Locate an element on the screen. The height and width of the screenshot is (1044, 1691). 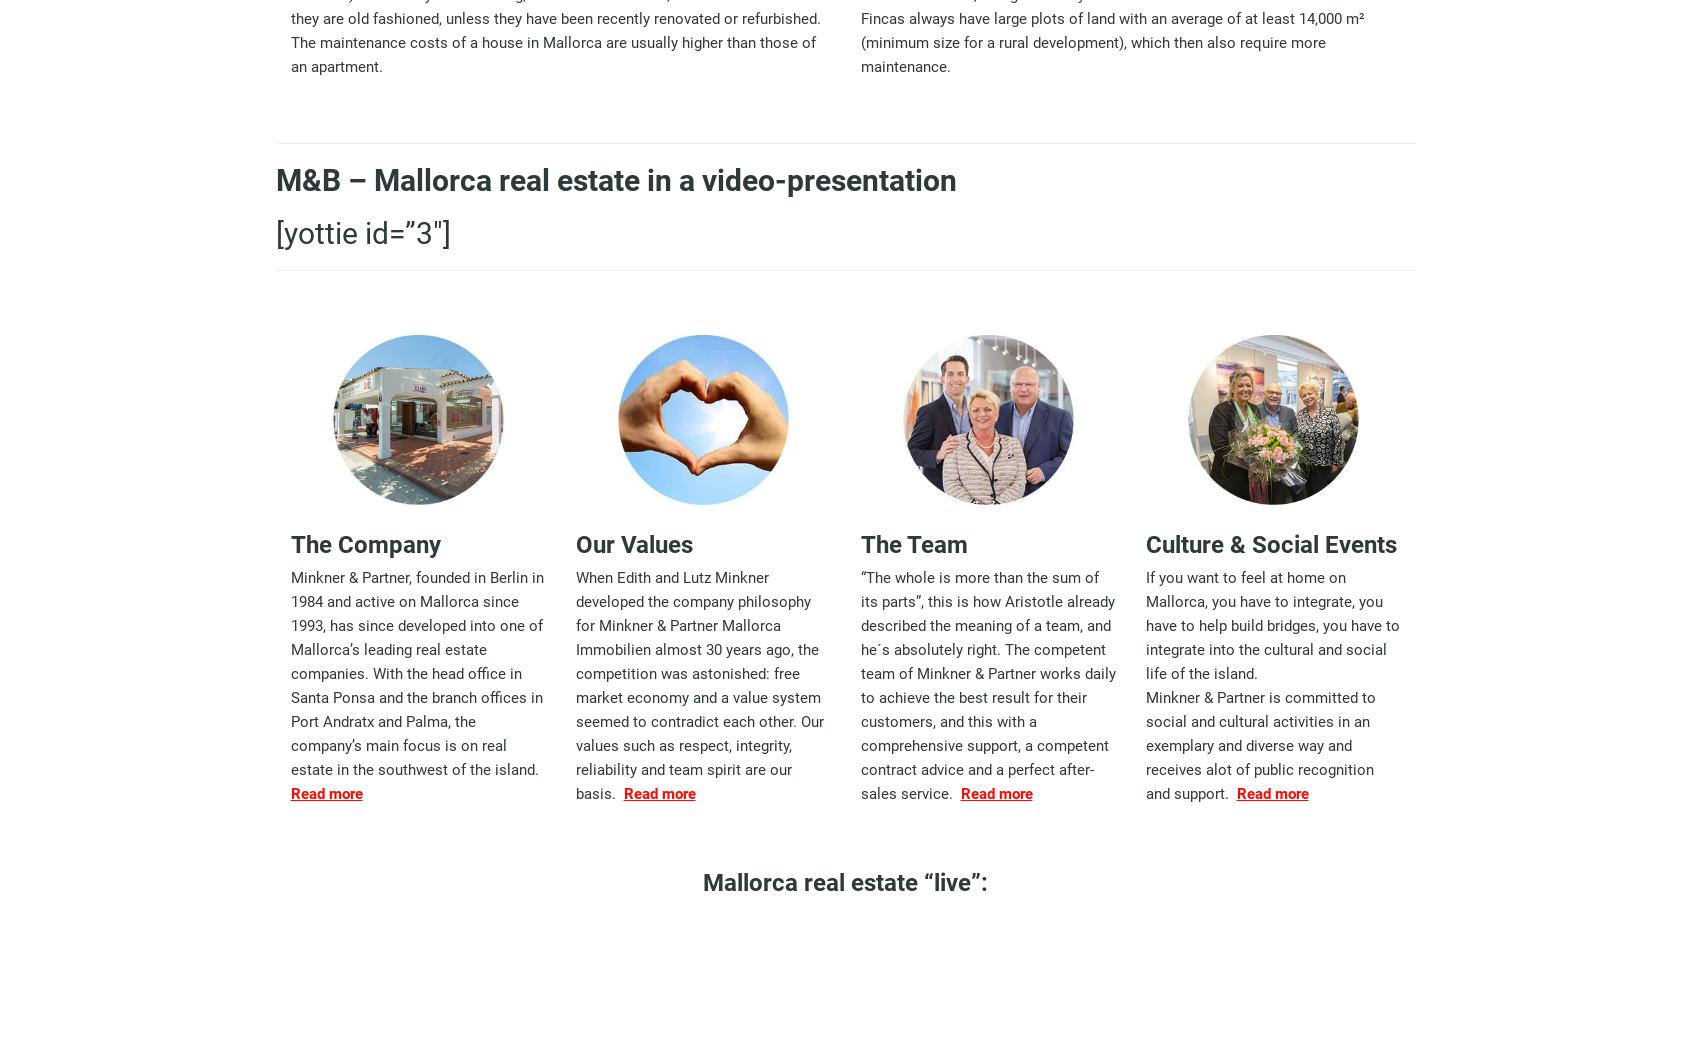
'M&B – Mallorca real estate in a video-presentation' is located at coordinates (614, 178).